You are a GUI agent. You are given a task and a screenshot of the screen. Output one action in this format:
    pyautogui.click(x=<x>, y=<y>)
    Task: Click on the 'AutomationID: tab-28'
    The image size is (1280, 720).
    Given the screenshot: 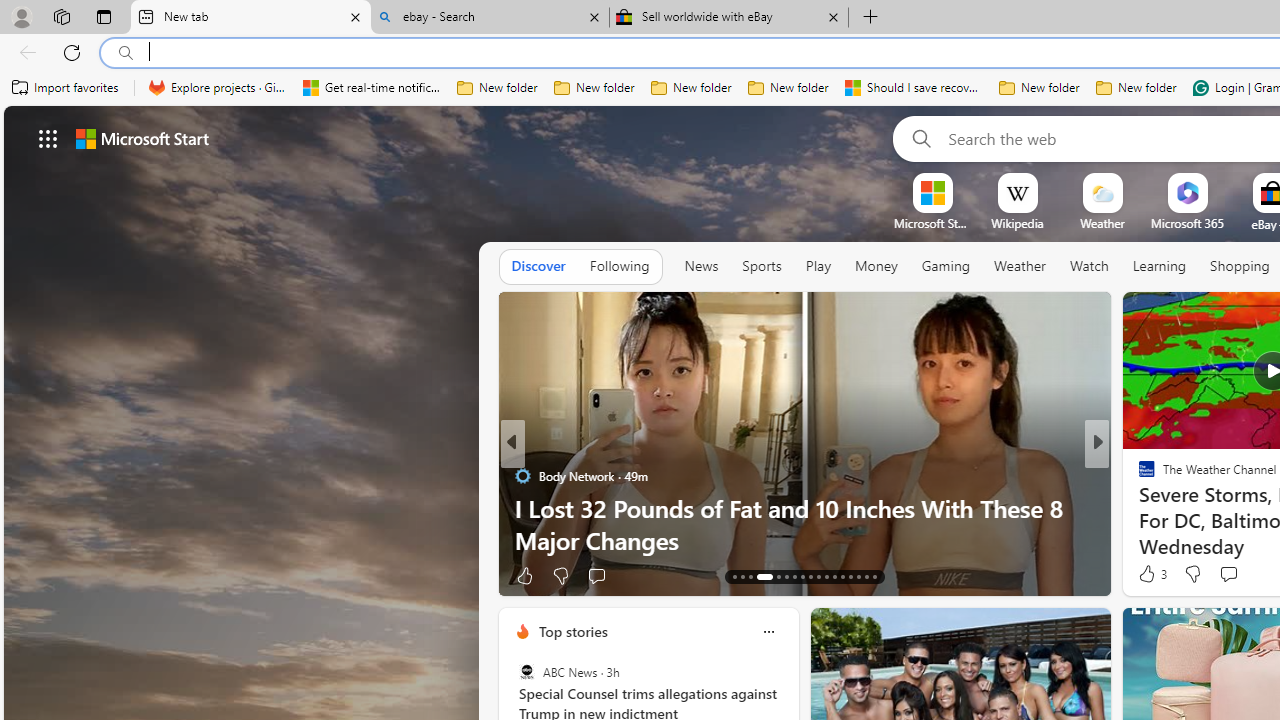 What is the action you would take?
    pyautogui.click(x=865, y=577)
    